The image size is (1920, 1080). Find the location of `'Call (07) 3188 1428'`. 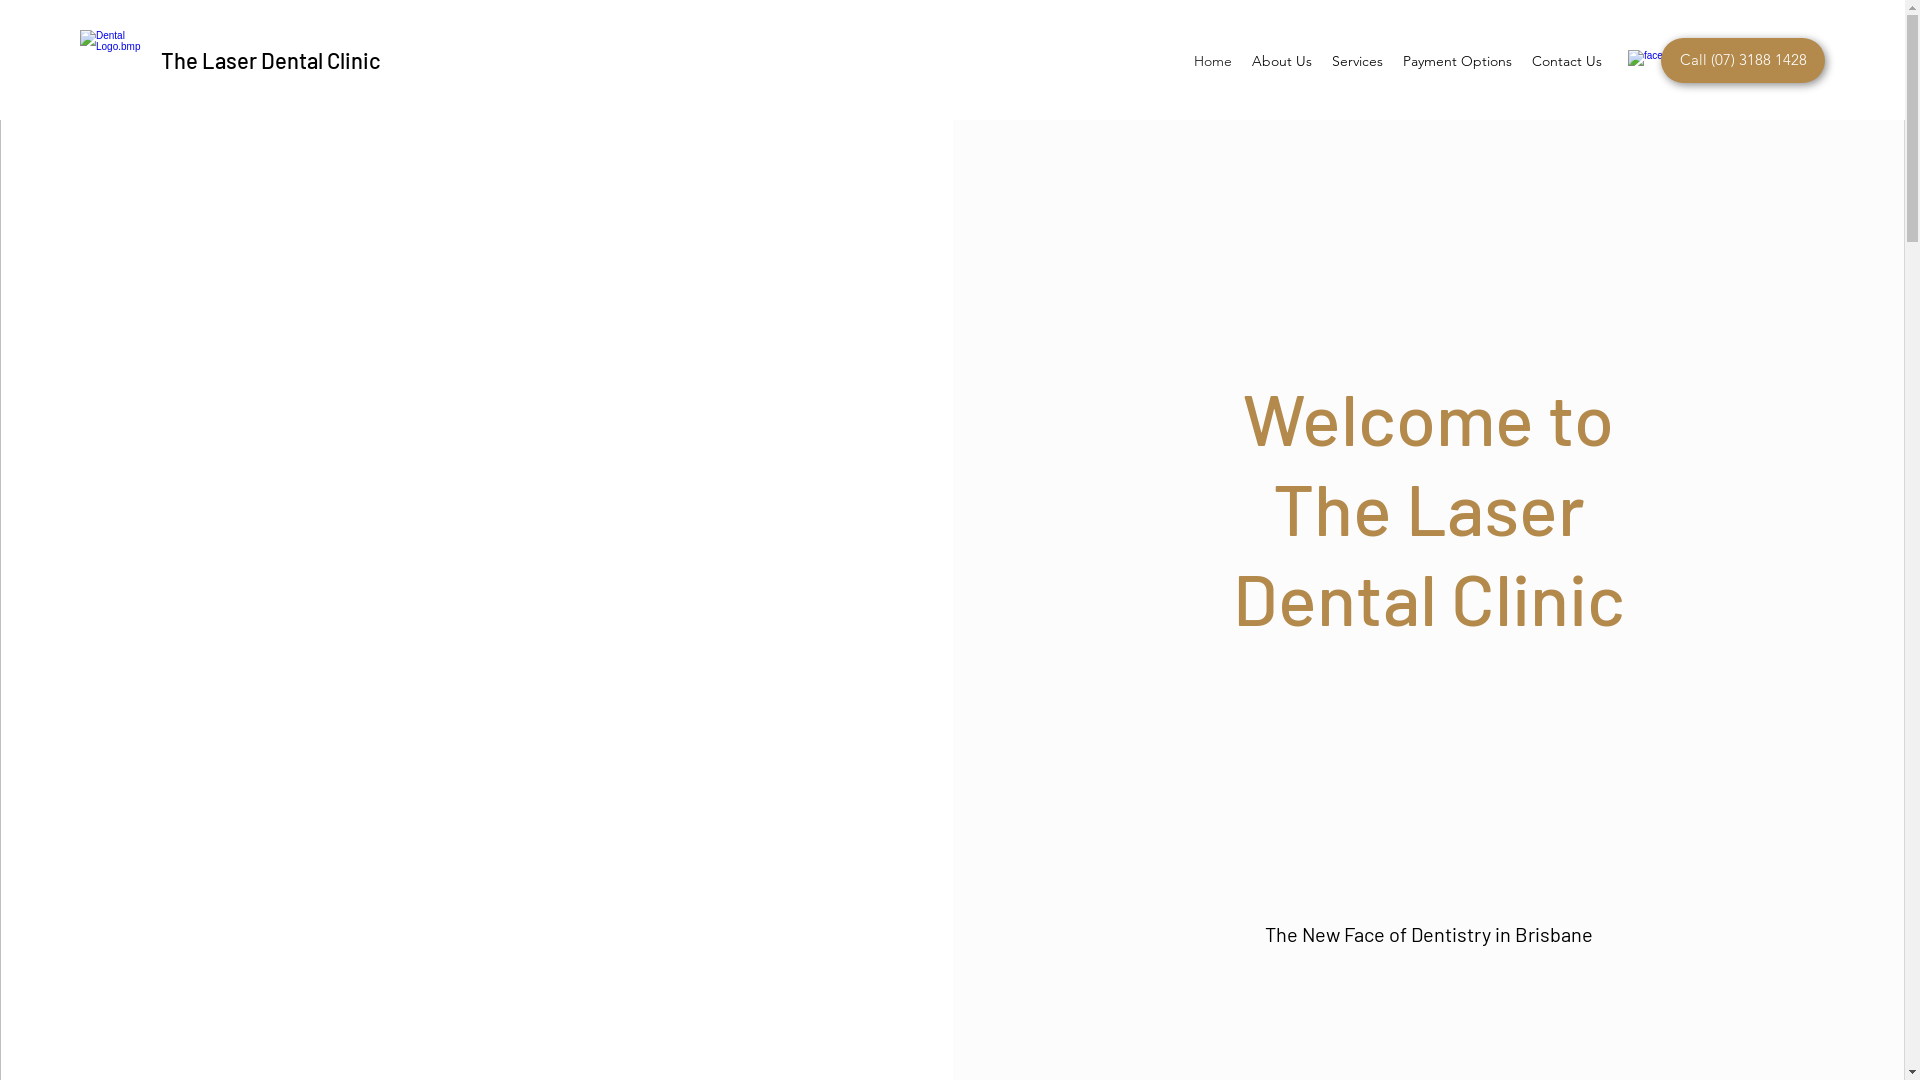

'Call (07) 3188 1428' is located at coordinates (1660, 59).